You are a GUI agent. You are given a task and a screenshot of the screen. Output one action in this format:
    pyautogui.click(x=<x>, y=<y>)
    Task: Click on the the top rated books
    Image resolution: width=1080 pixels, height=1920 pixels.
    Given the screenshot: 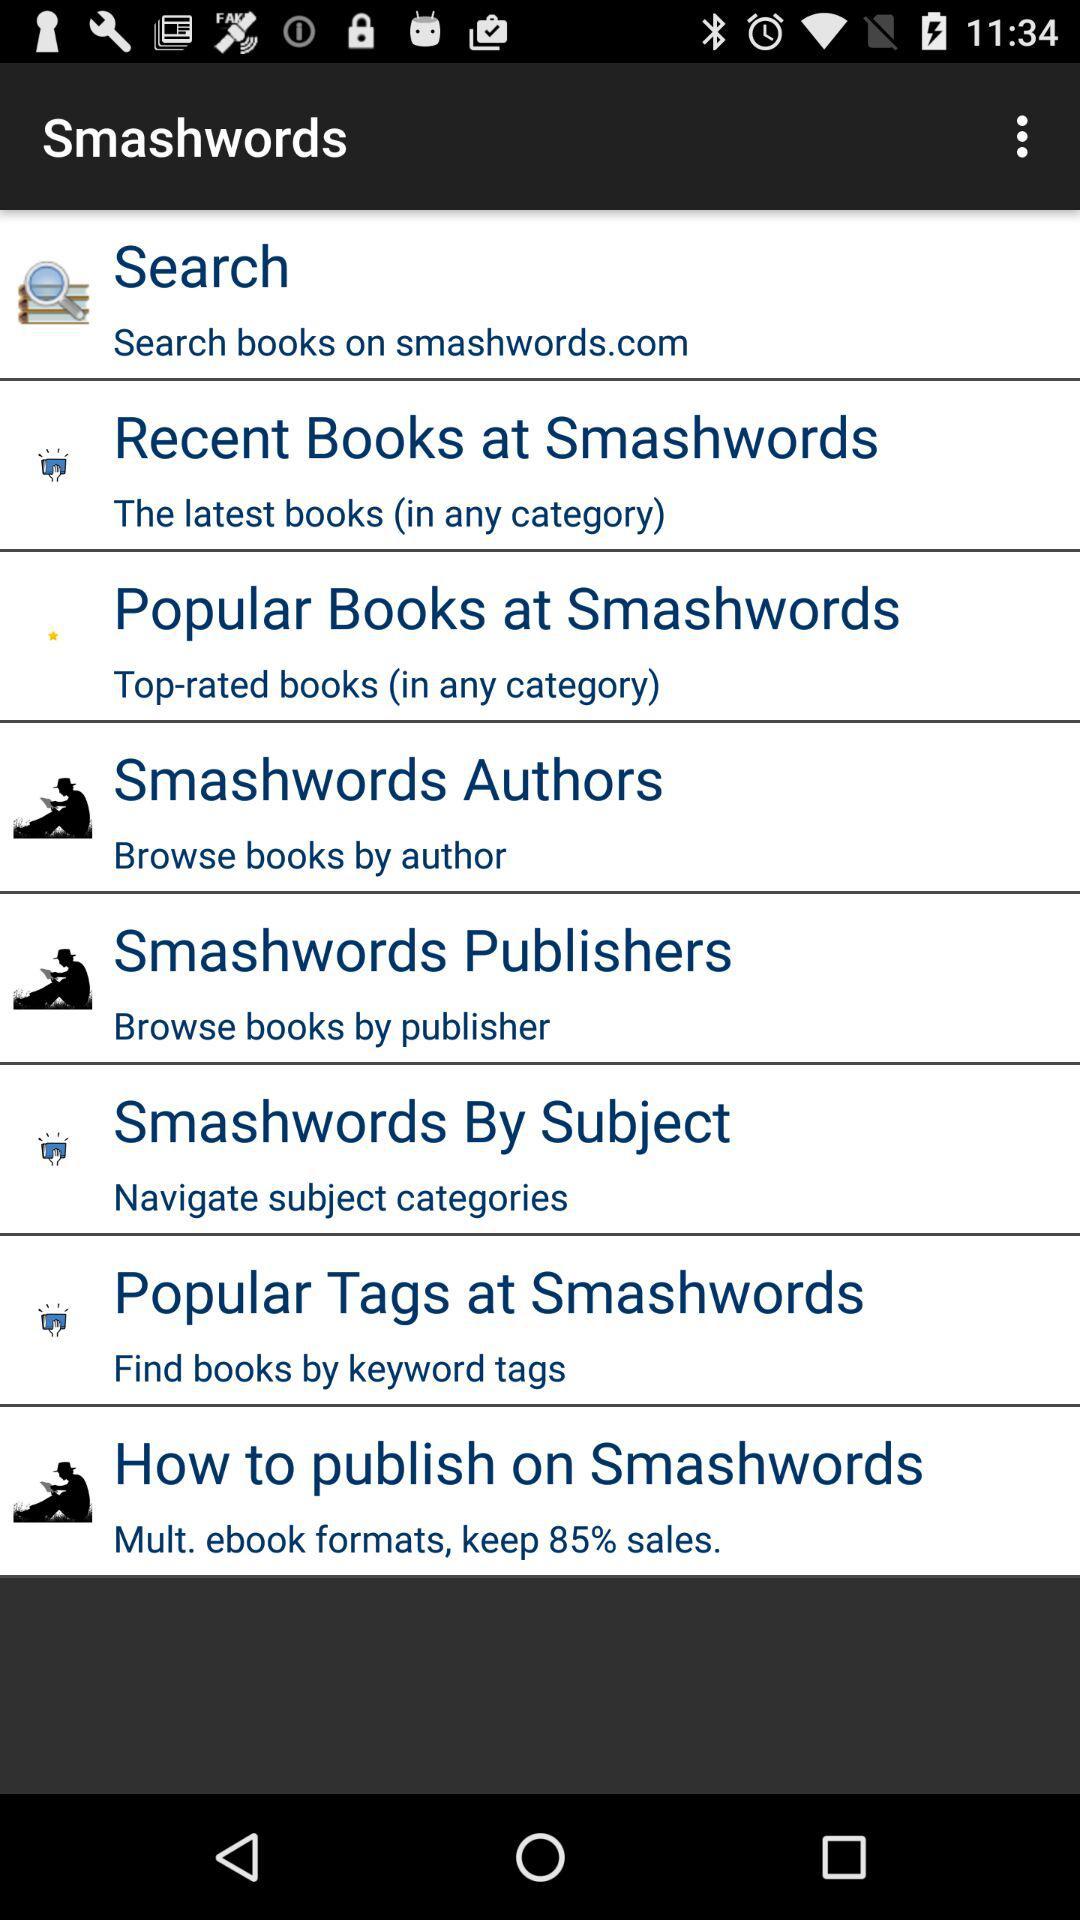 What is the action you would take?
    pyautogui.click(x=386, y=683)
    